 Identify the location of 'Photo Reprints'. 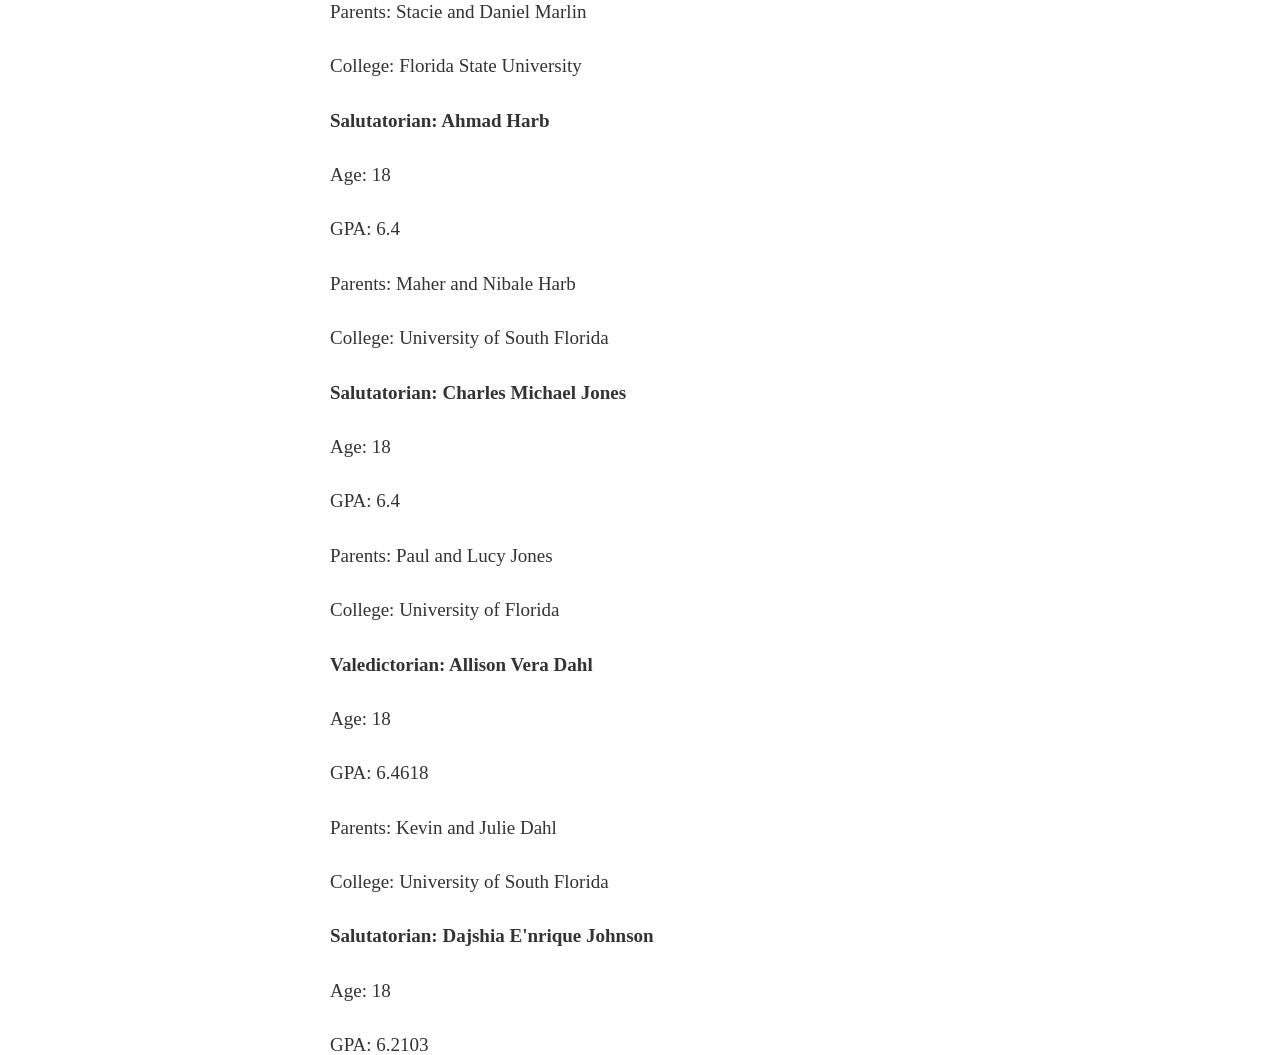
(932, 880).